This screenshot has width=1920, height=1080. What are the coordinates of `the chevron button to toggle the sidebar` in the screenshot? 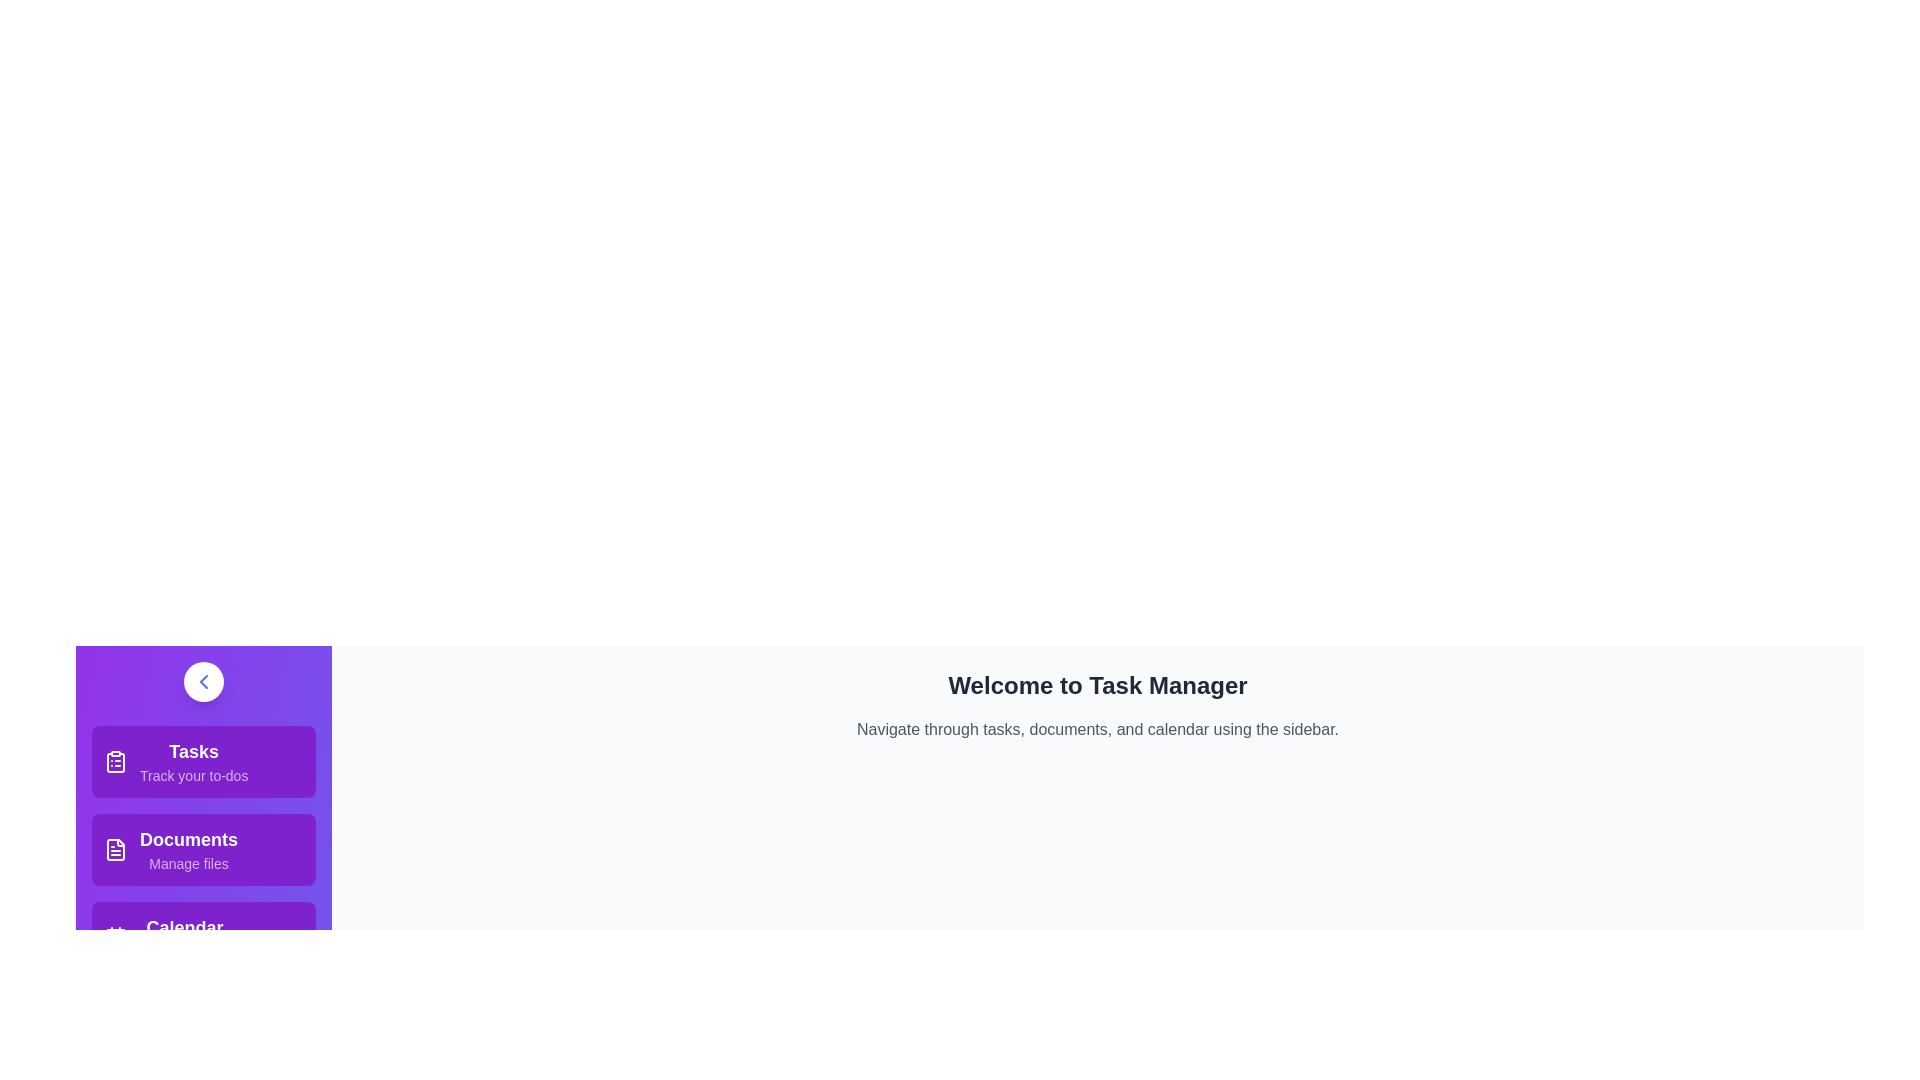 It's located at (203, 681).